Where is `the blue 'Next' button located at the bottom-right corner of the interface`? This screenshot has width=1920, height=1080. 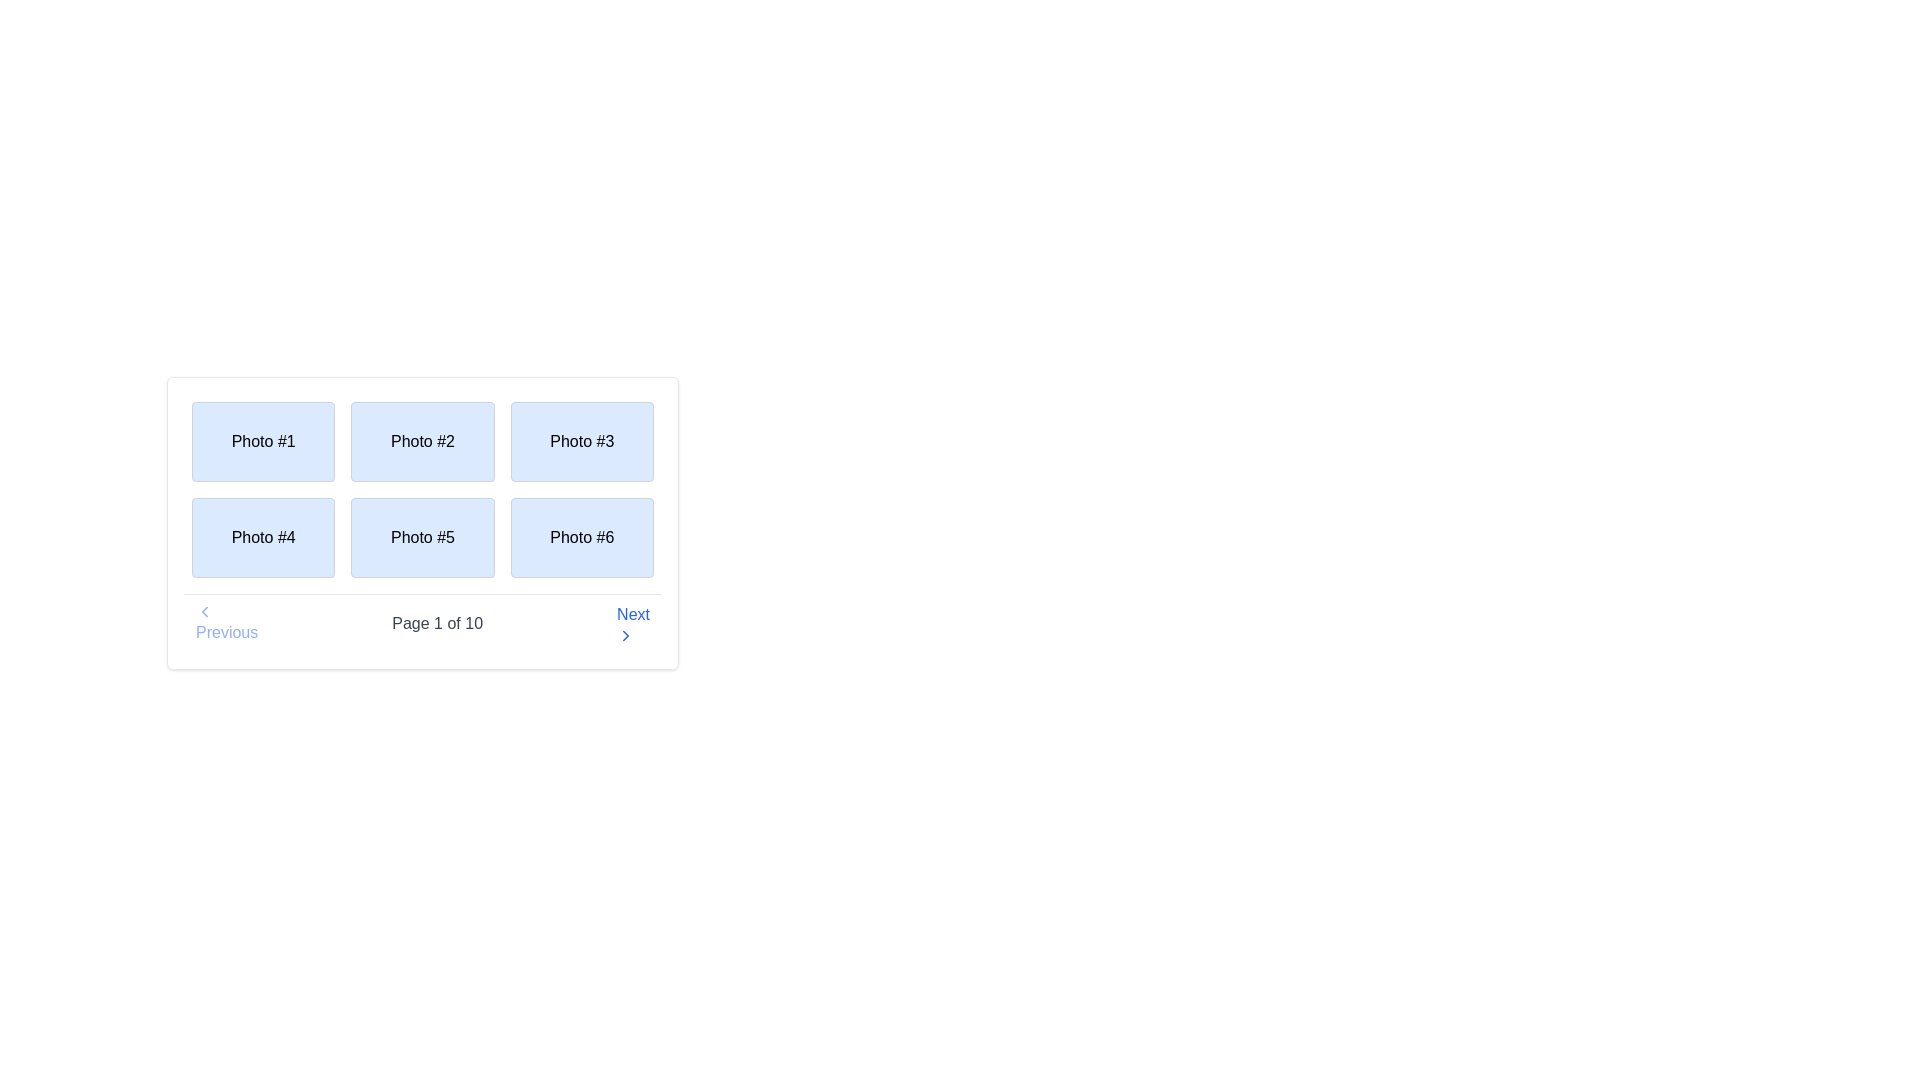 the blue 'Next' button located at the bottom-right corner of the interface is located at coordinates (632, 623).